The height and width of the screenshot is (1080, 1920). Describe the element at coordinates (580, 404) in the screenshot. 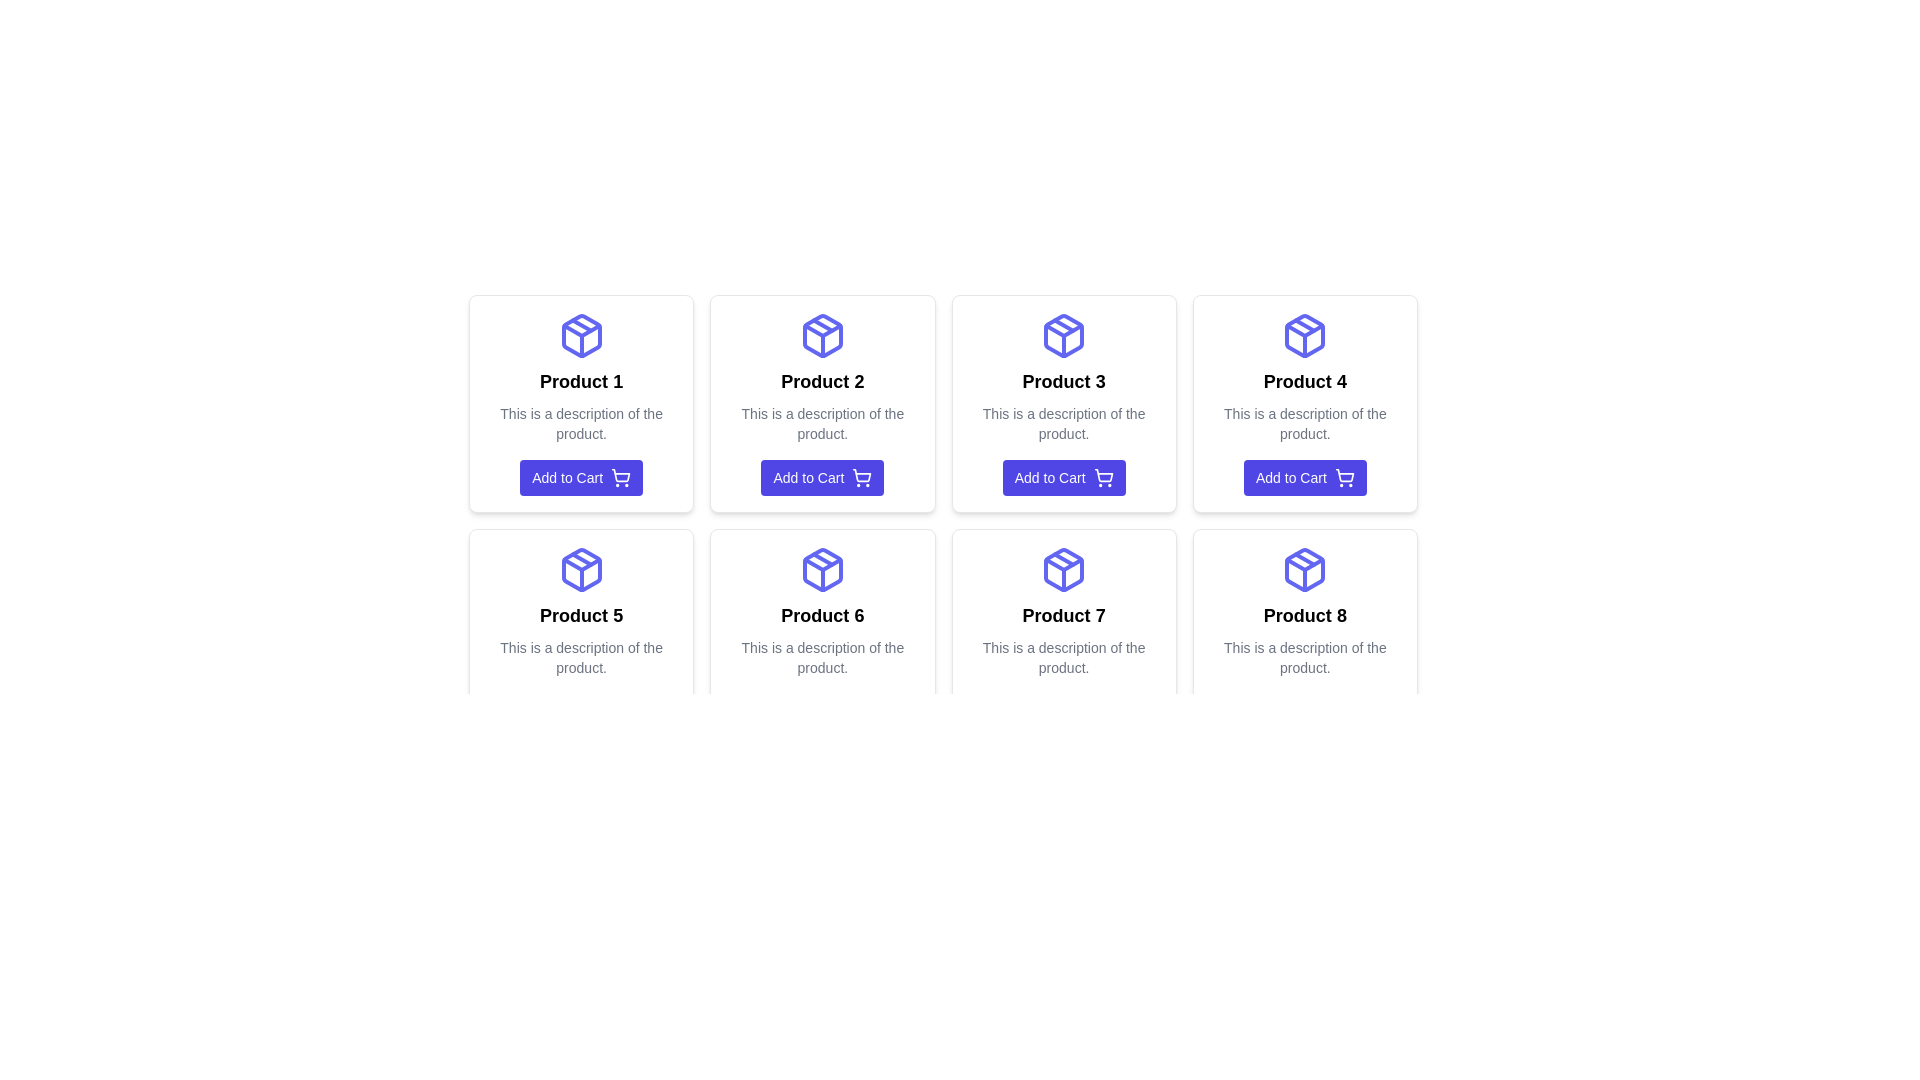

I see `the first product listing card in the top-left corner of the grid layout` at that location.